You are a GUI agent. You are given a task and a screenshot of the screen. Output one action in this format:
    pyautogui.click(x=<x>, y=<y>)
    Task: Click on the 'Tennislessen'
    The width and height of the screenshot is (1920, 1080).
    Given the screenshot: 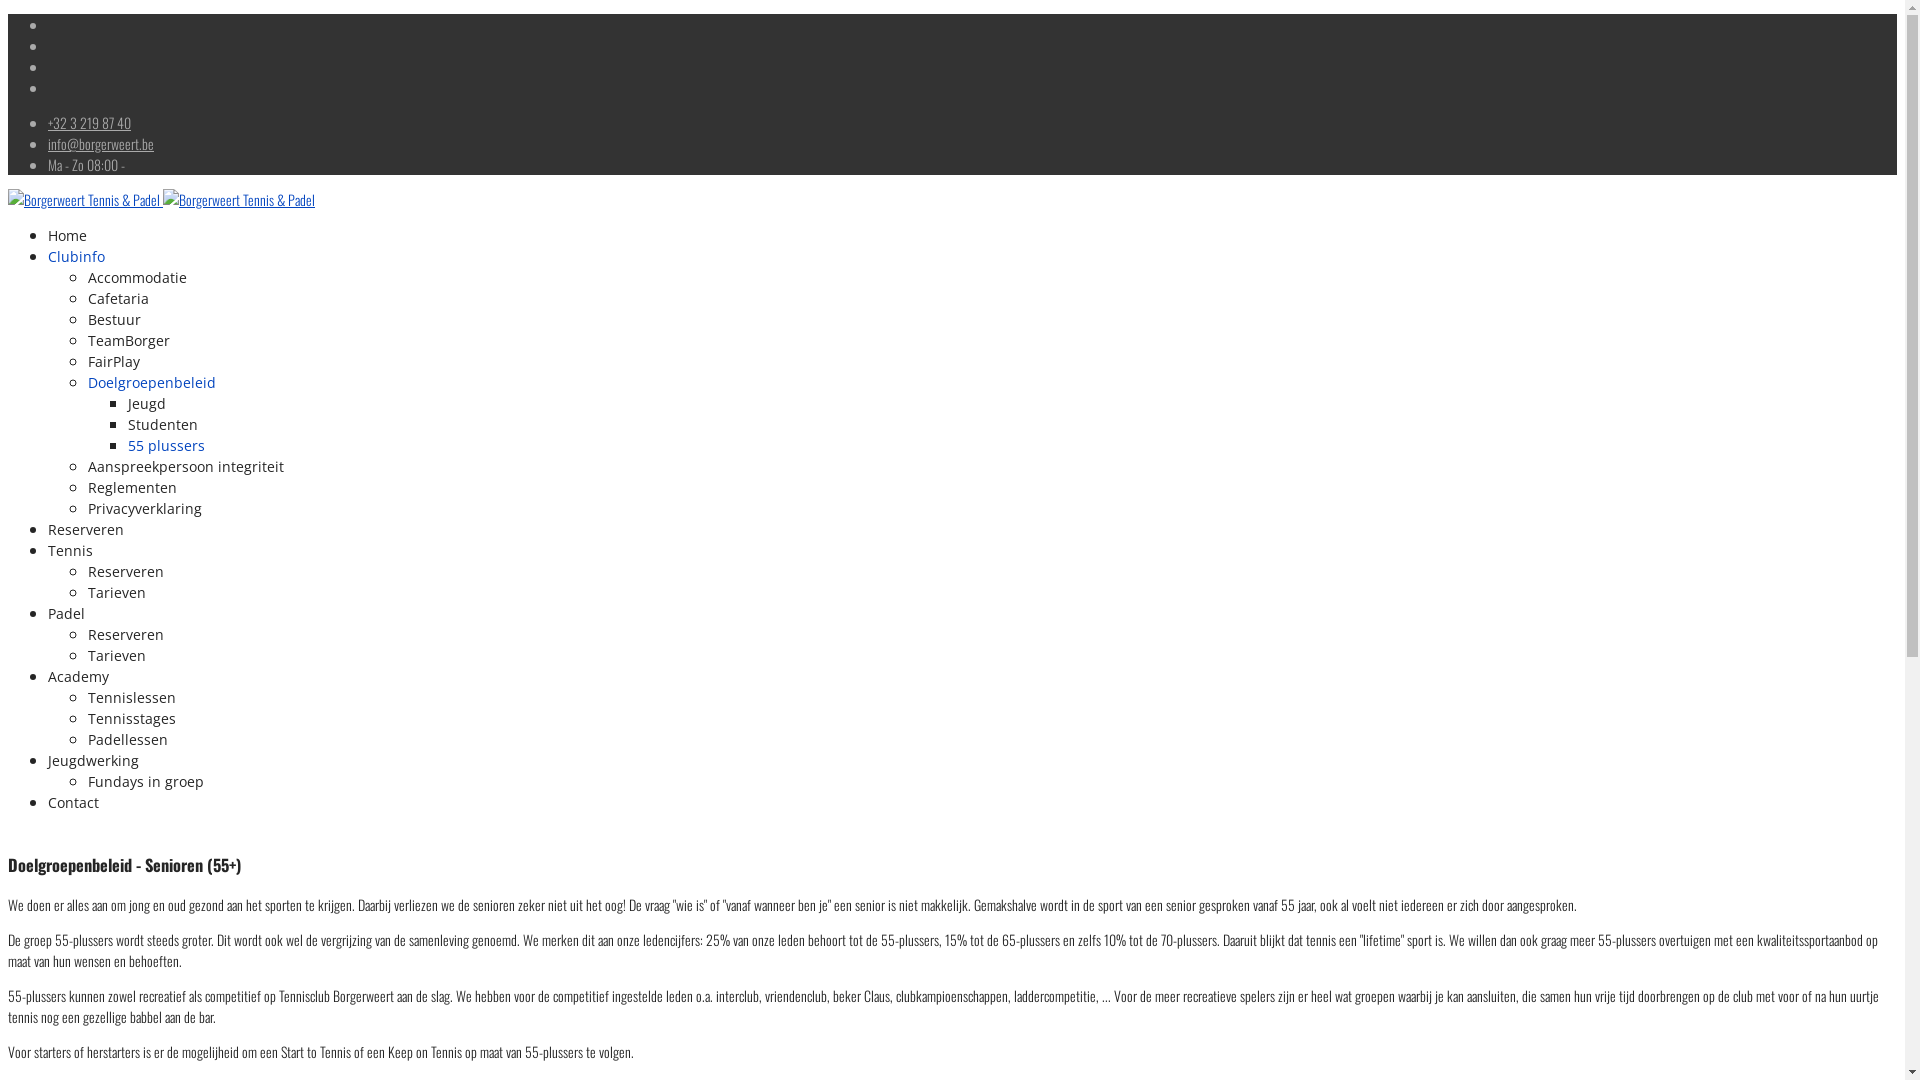 What is the action you would take?
    pyautogui.click(x=130, y=696)
    